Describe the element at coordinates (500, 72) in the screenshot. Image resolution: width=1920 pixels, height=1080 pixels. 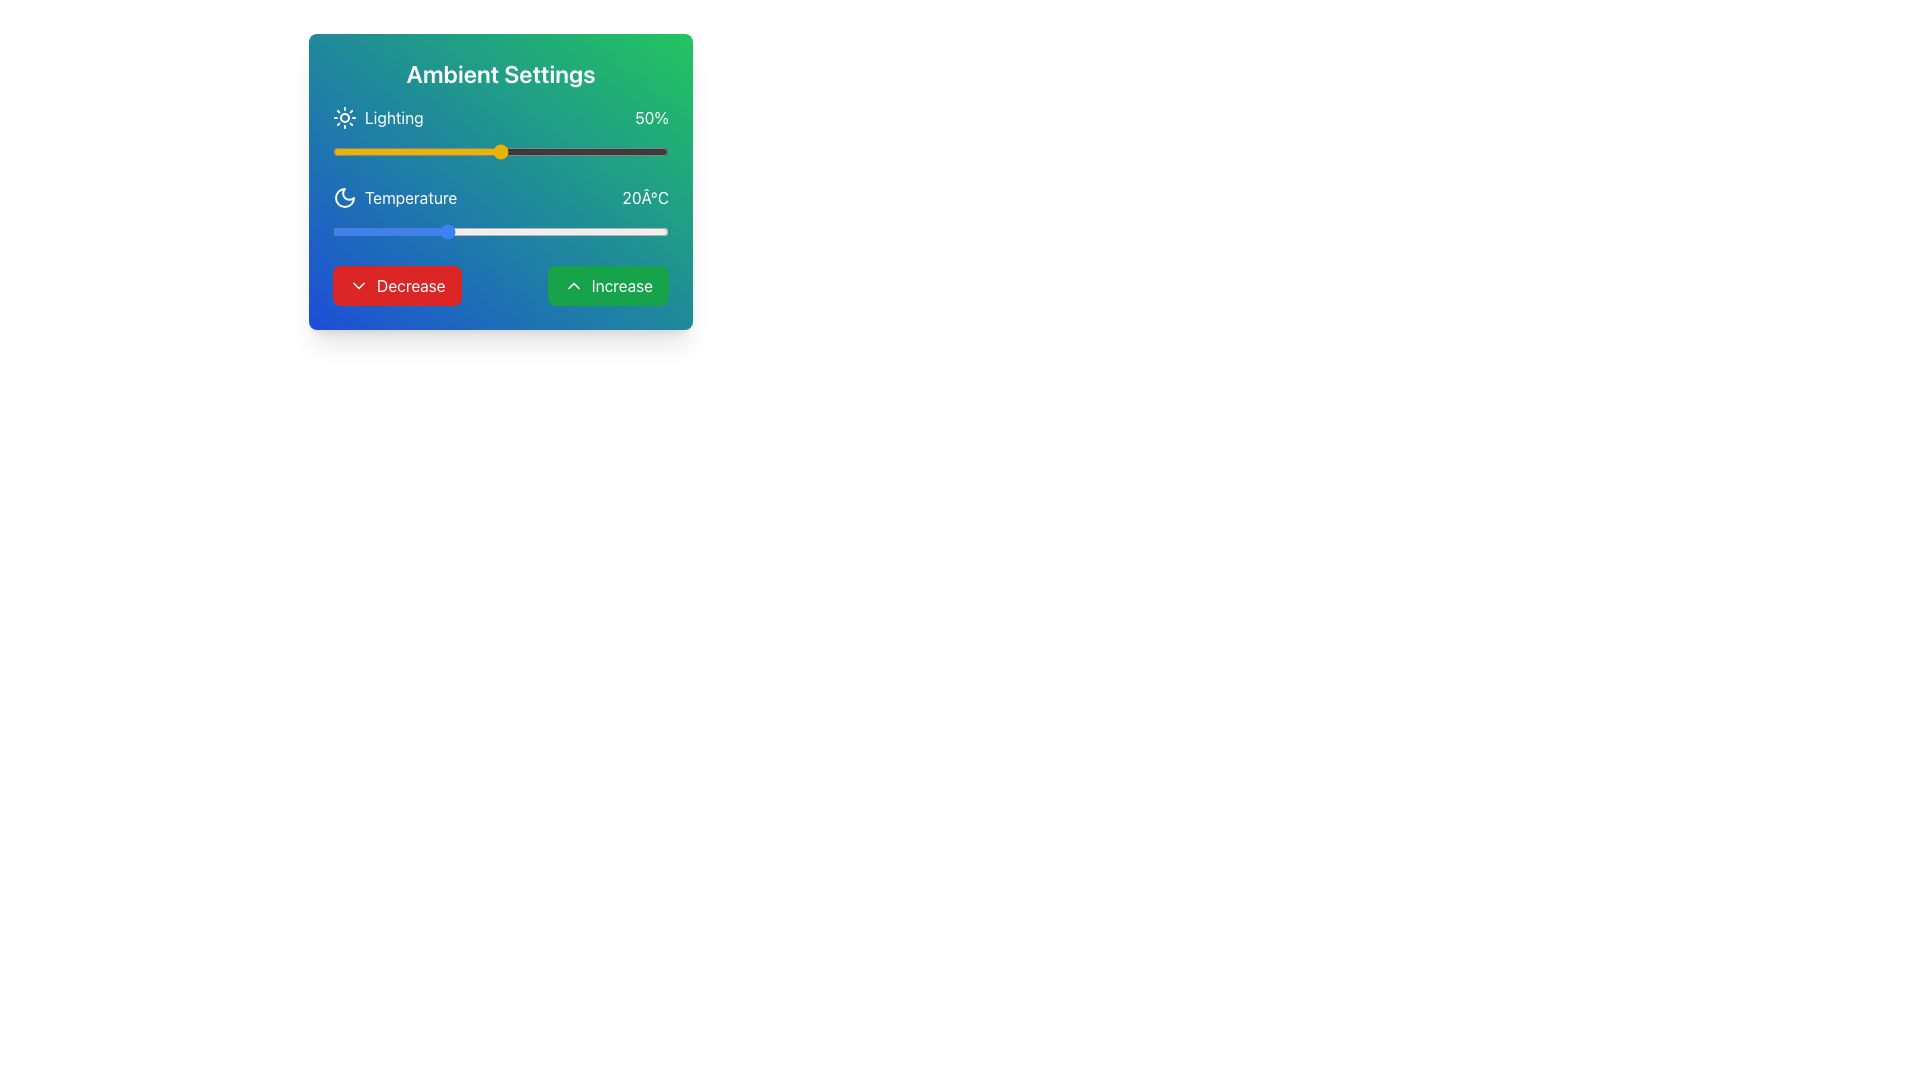
I see `the headline text element displaying 'Ambient Settings' which is located at the top of a rounded card with a gradient background` at that location.